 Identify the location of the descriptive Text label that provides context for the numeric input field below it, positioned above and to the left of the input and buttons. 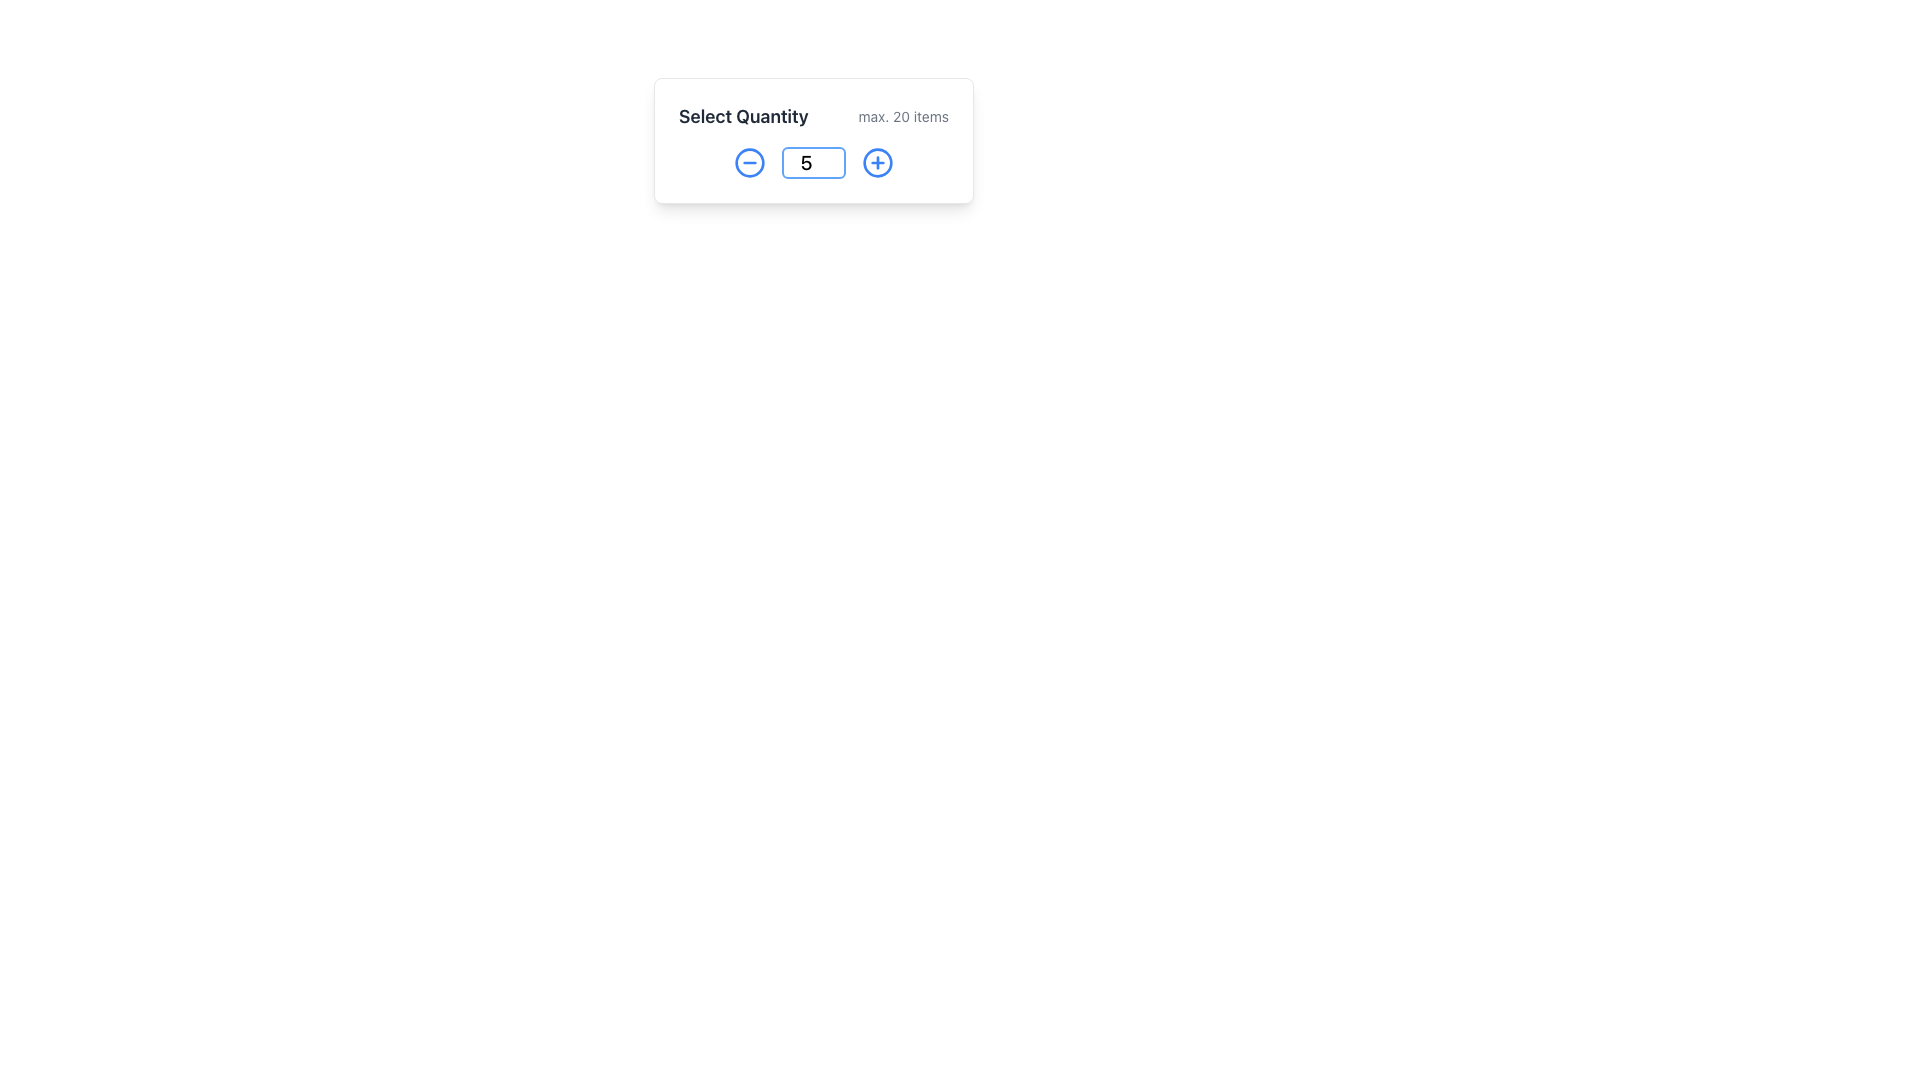
(742, 116).